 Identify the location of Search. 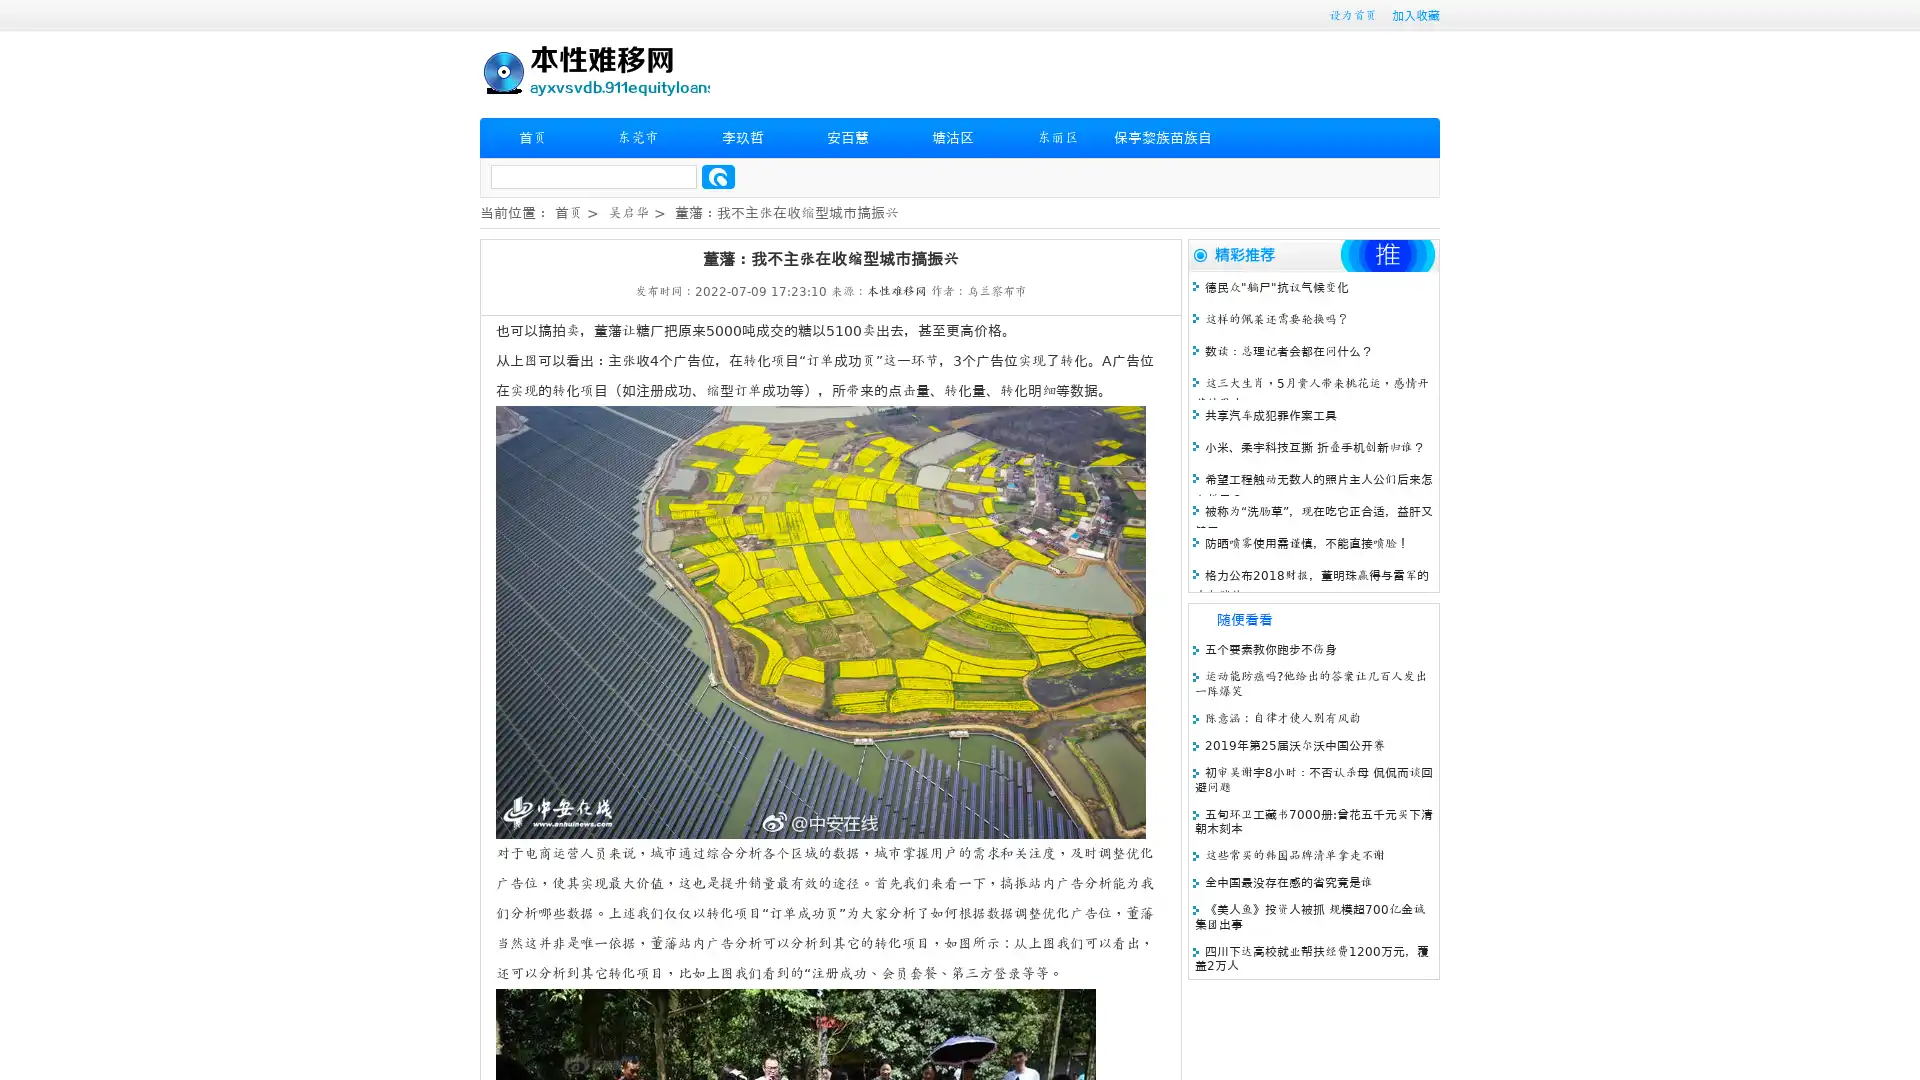
(718, 176).